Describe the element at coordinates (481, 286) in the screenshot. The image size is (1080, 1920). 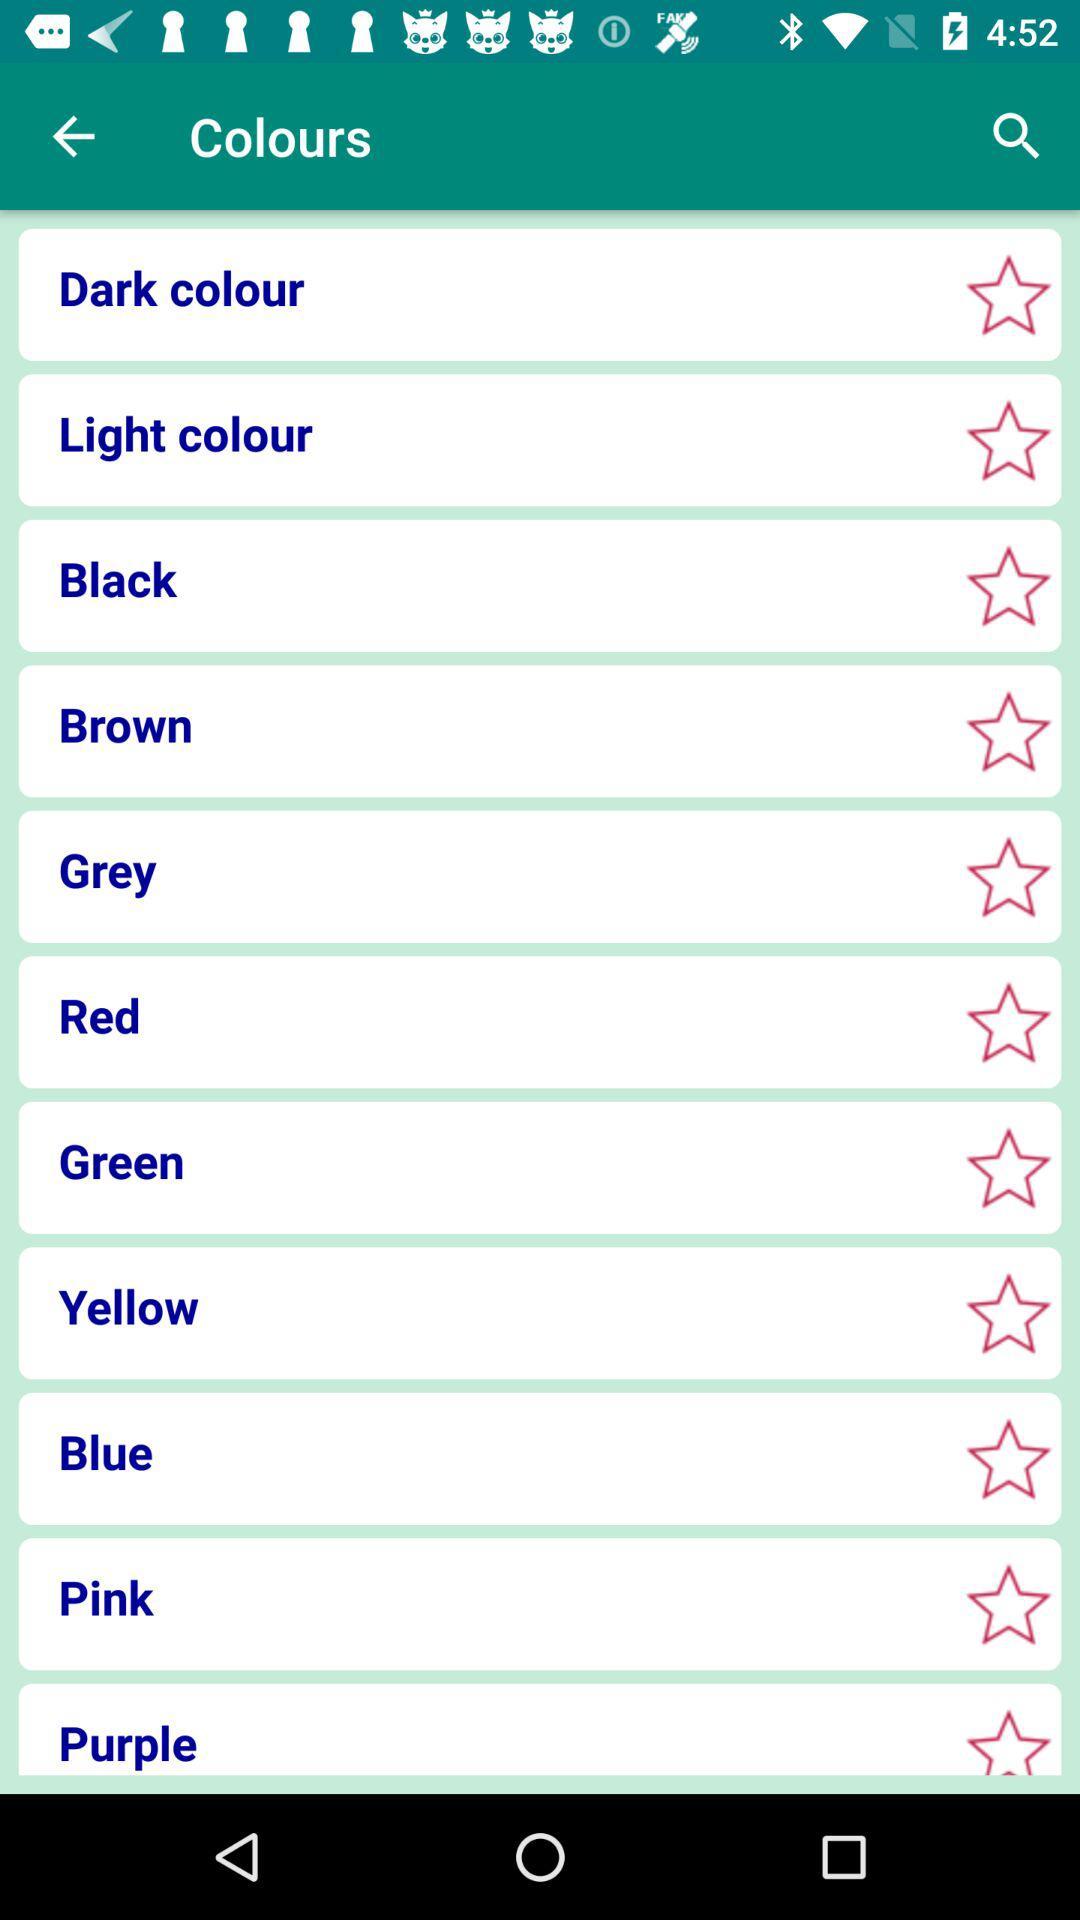
I see `dark colour icon` at that location.